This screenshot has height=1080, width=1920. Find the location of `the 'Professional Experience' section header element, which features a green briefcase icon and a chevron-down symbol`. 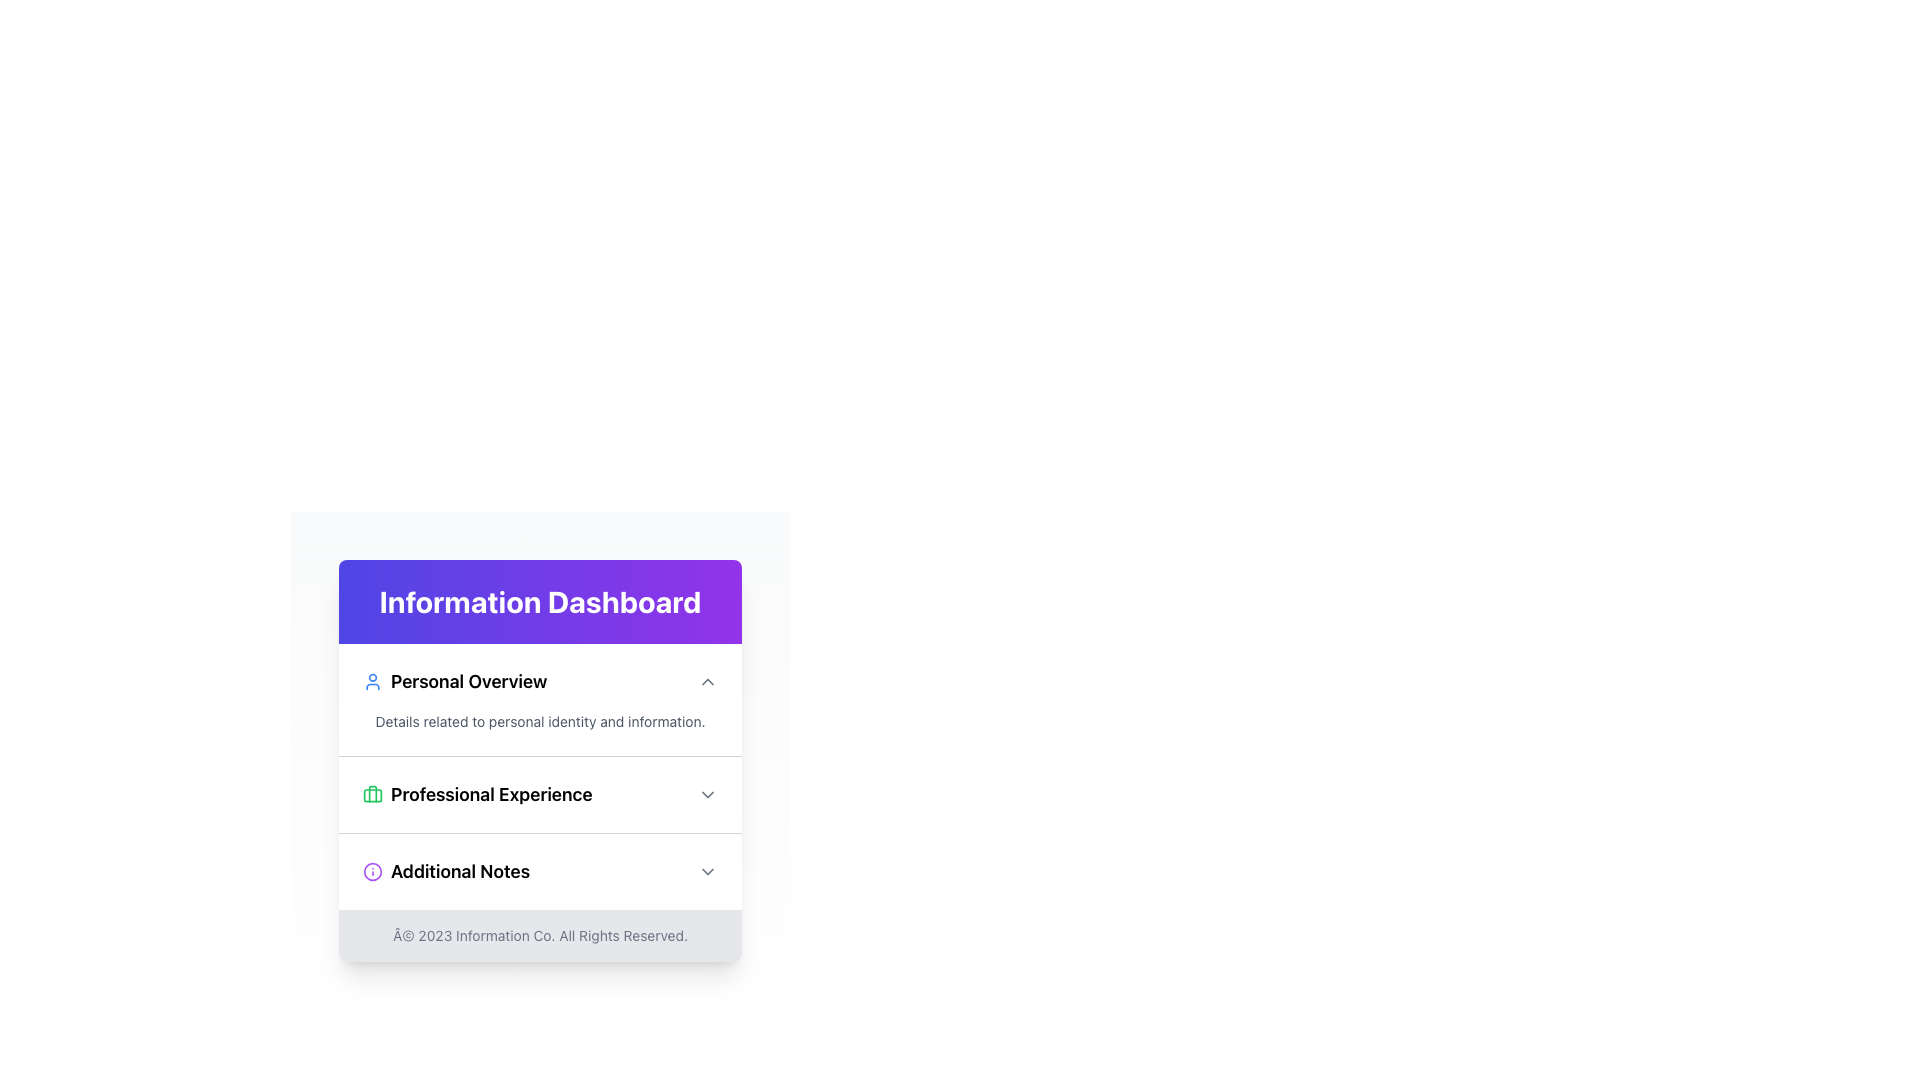

the 'Professional Experience' section header element, which features a green briefcase icon and a chevron-down symbol is located at coordinates (540, 793).